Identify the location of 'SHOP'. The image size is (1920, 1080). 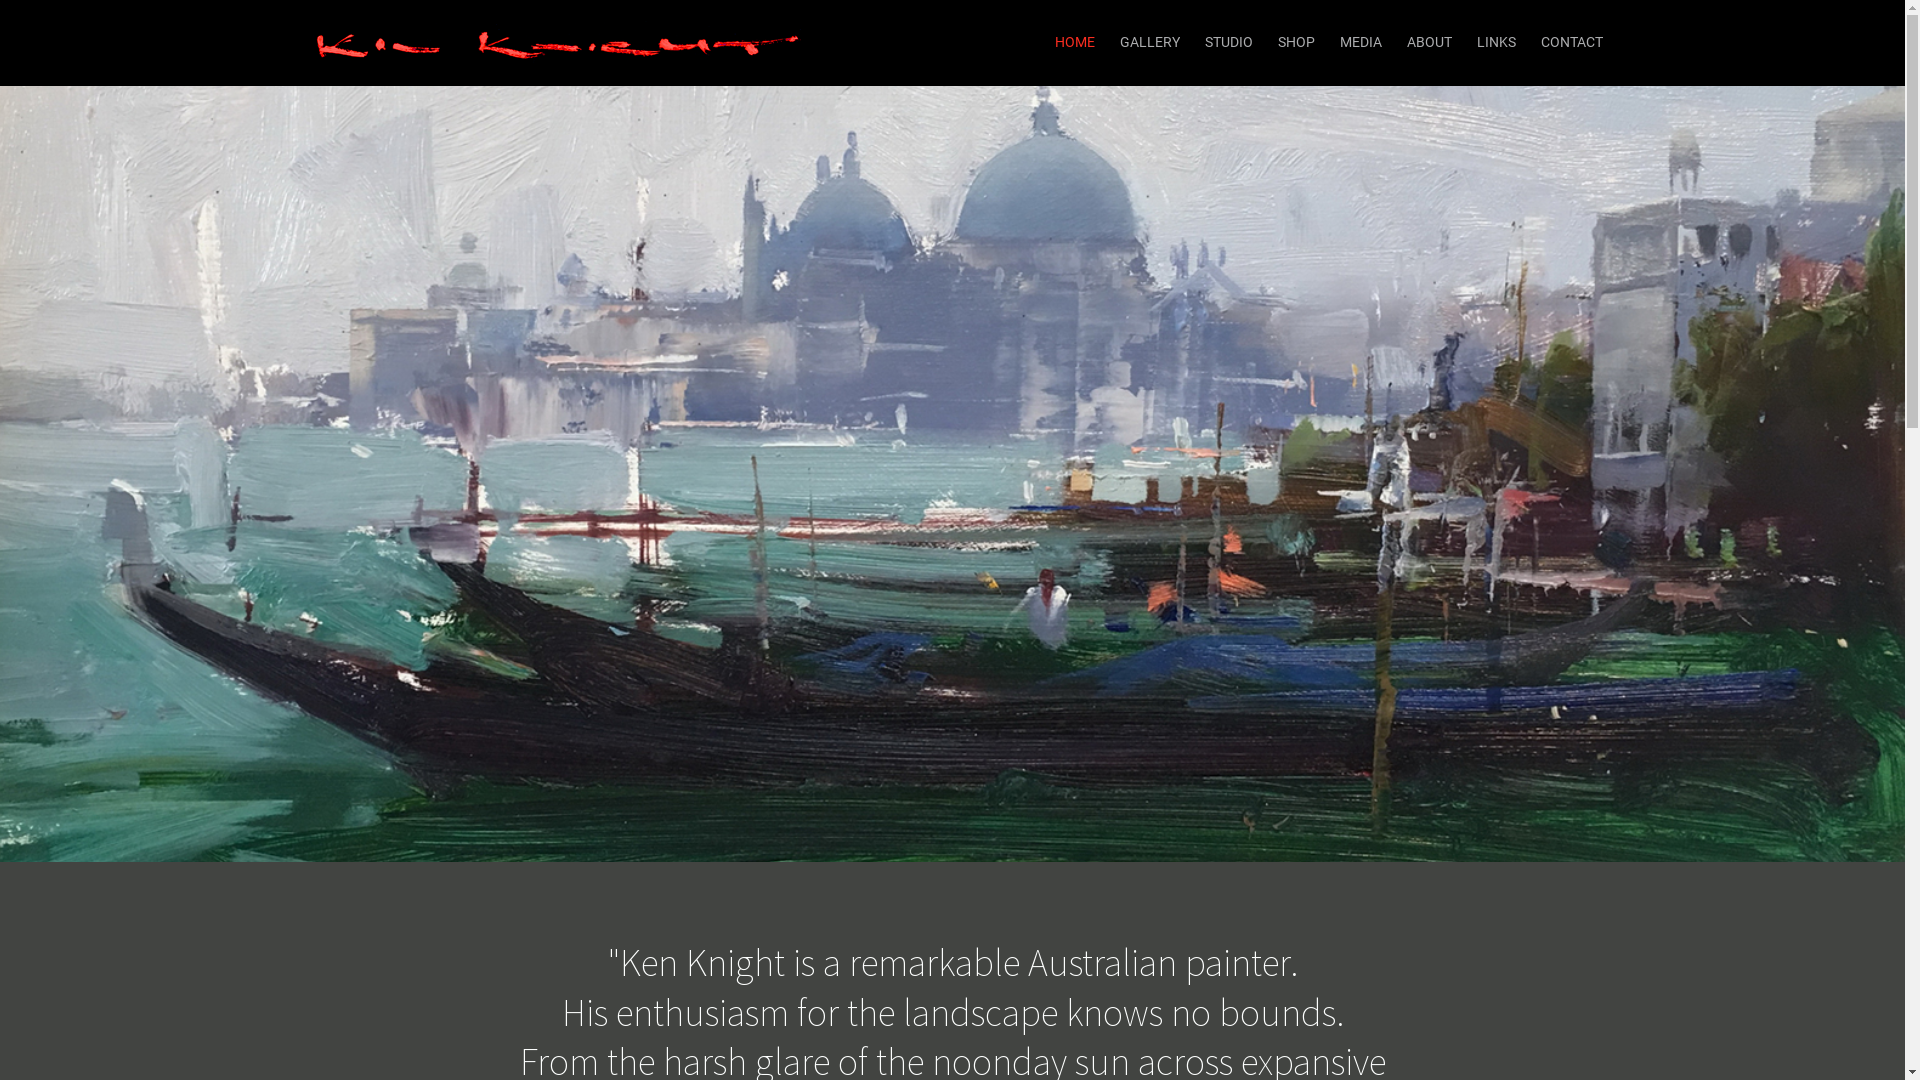
(1296, 42).